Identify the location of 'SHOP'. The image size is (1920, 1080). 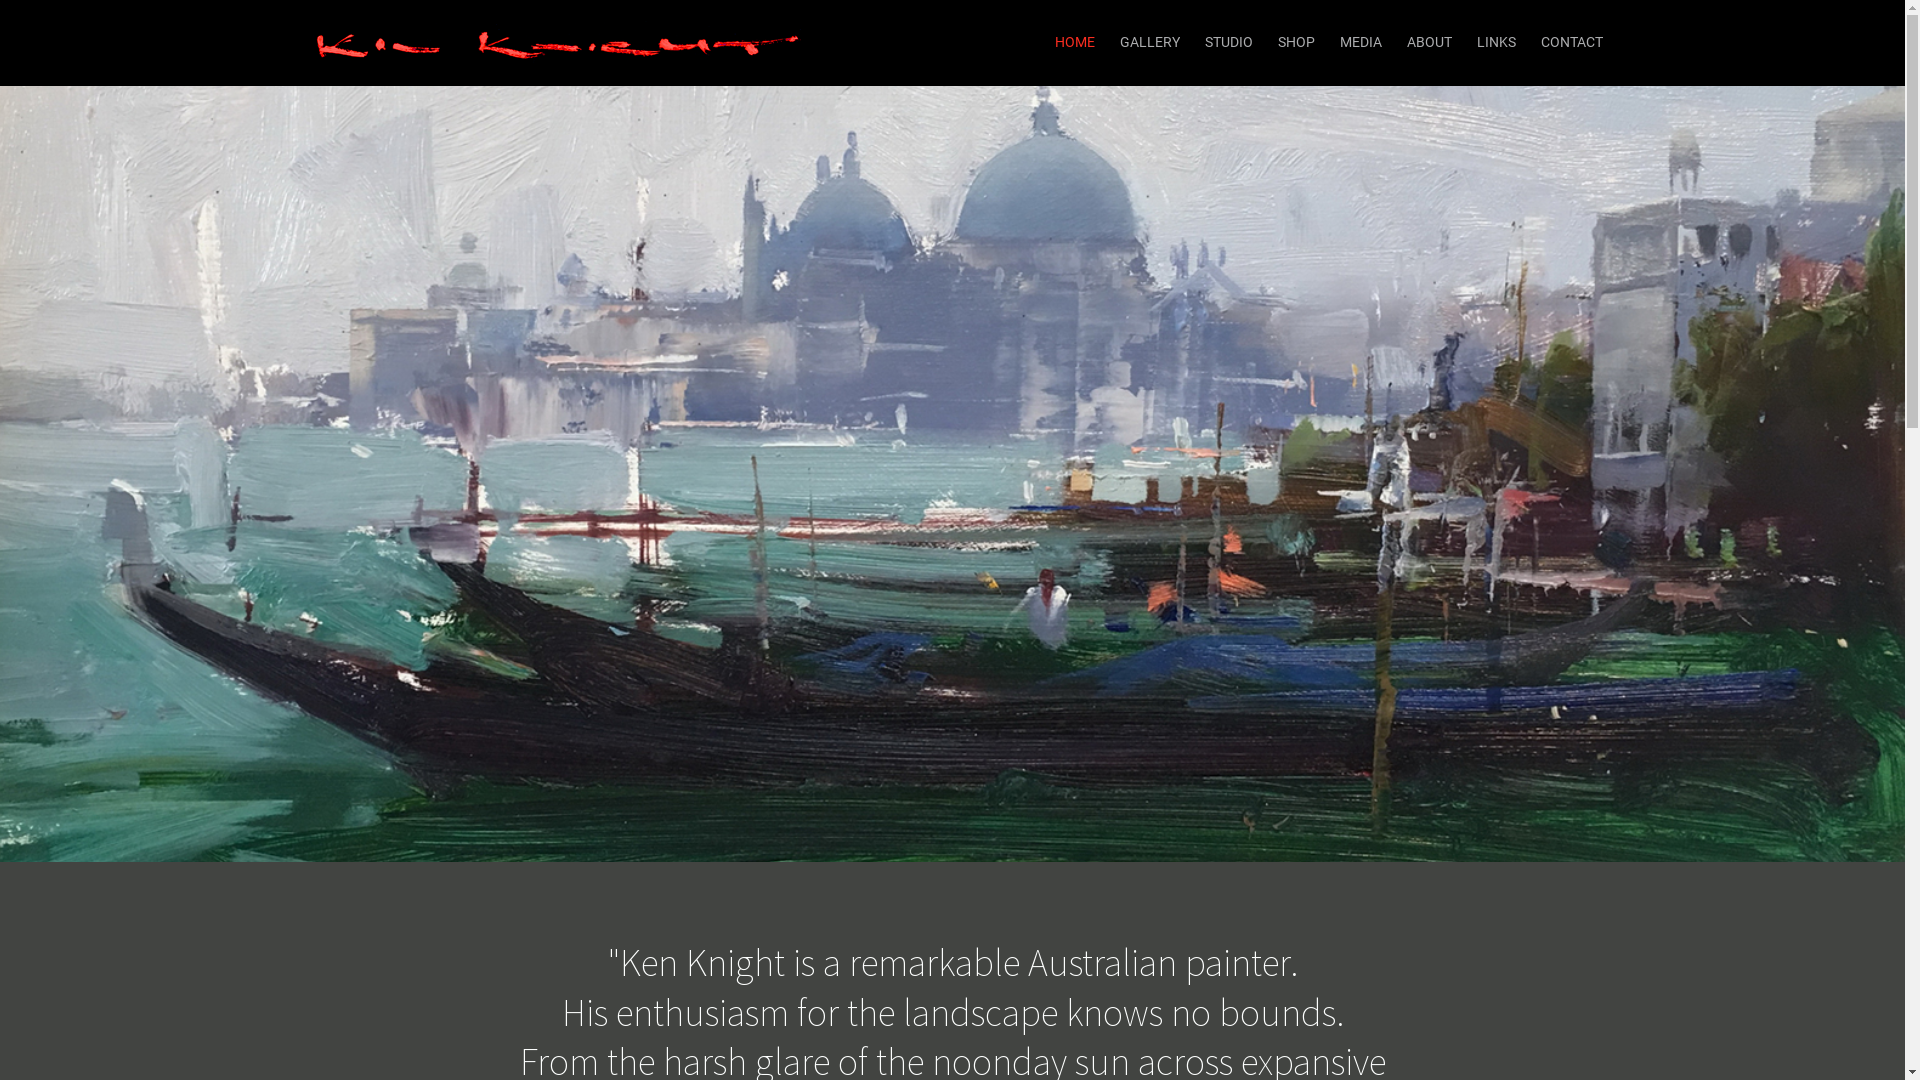
(1296, 42).